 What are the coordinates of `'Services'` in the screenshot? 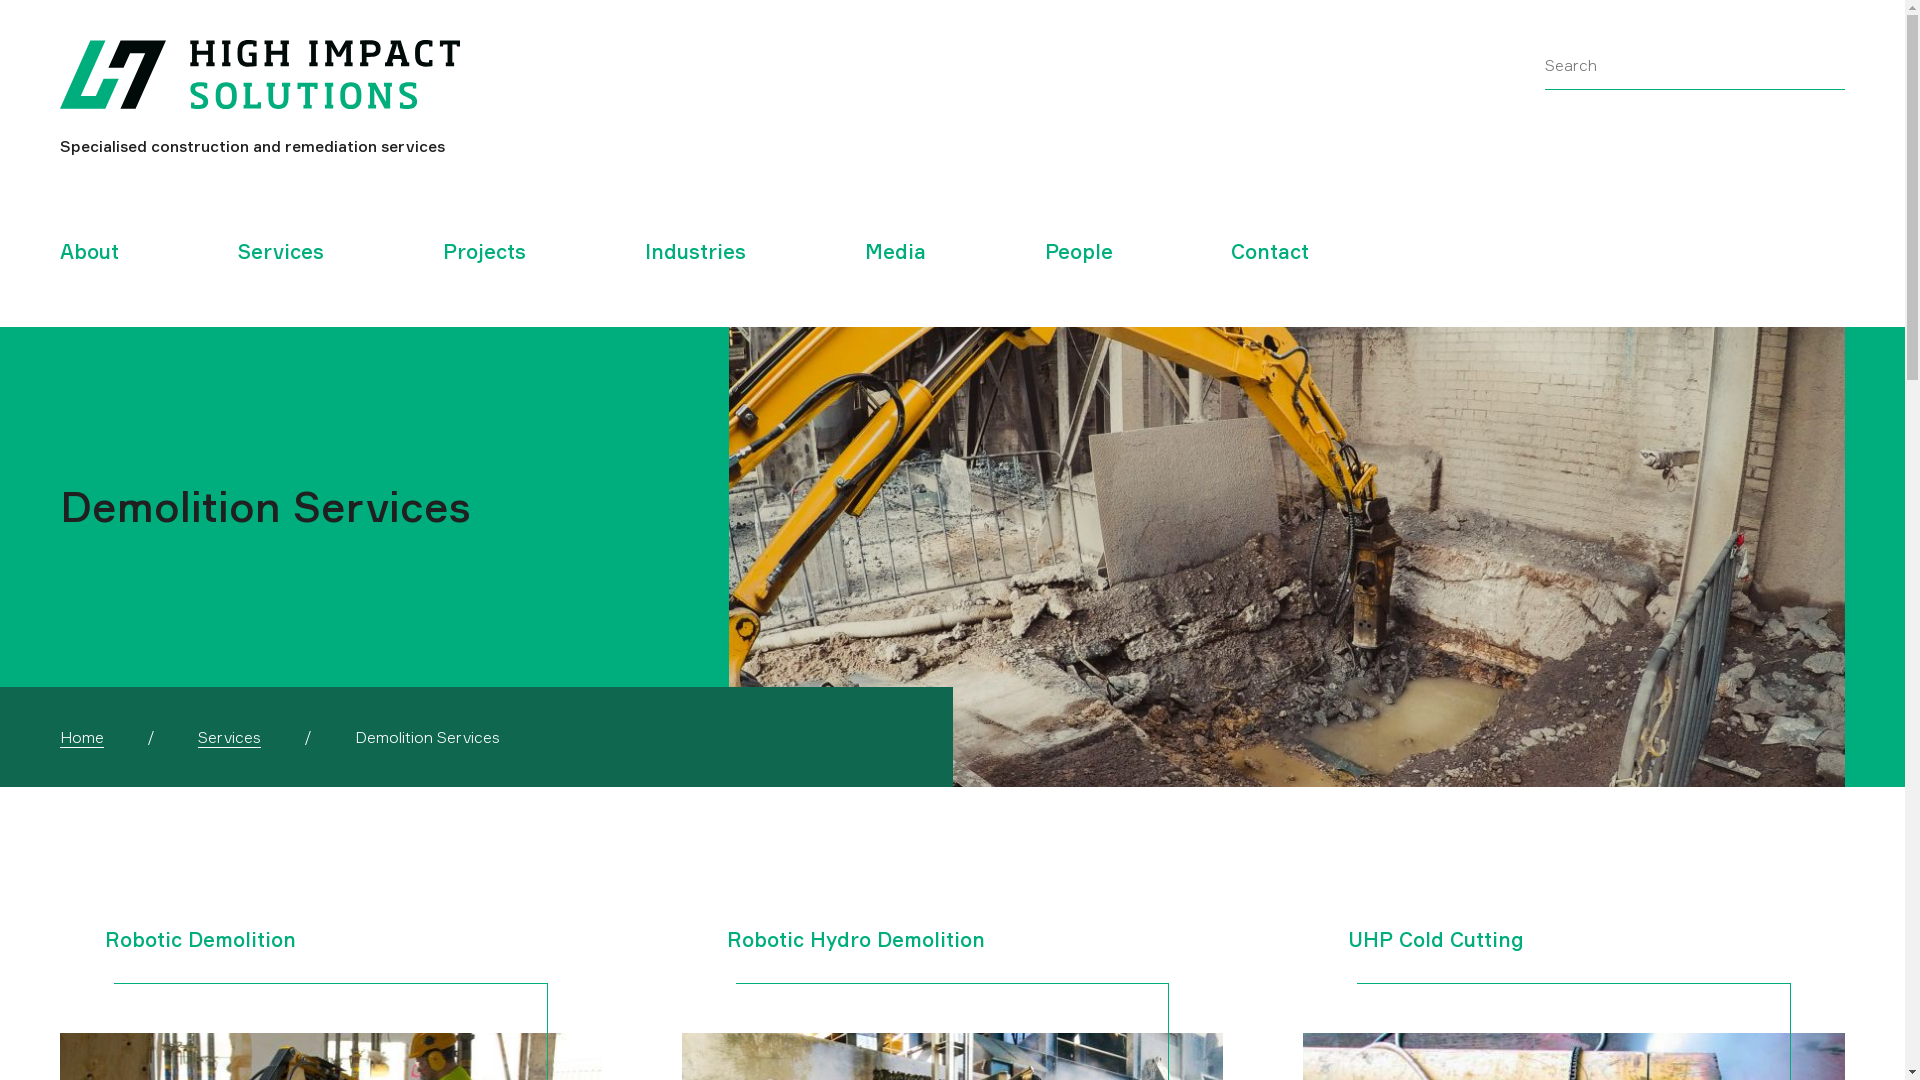 It's located at (229, 737).